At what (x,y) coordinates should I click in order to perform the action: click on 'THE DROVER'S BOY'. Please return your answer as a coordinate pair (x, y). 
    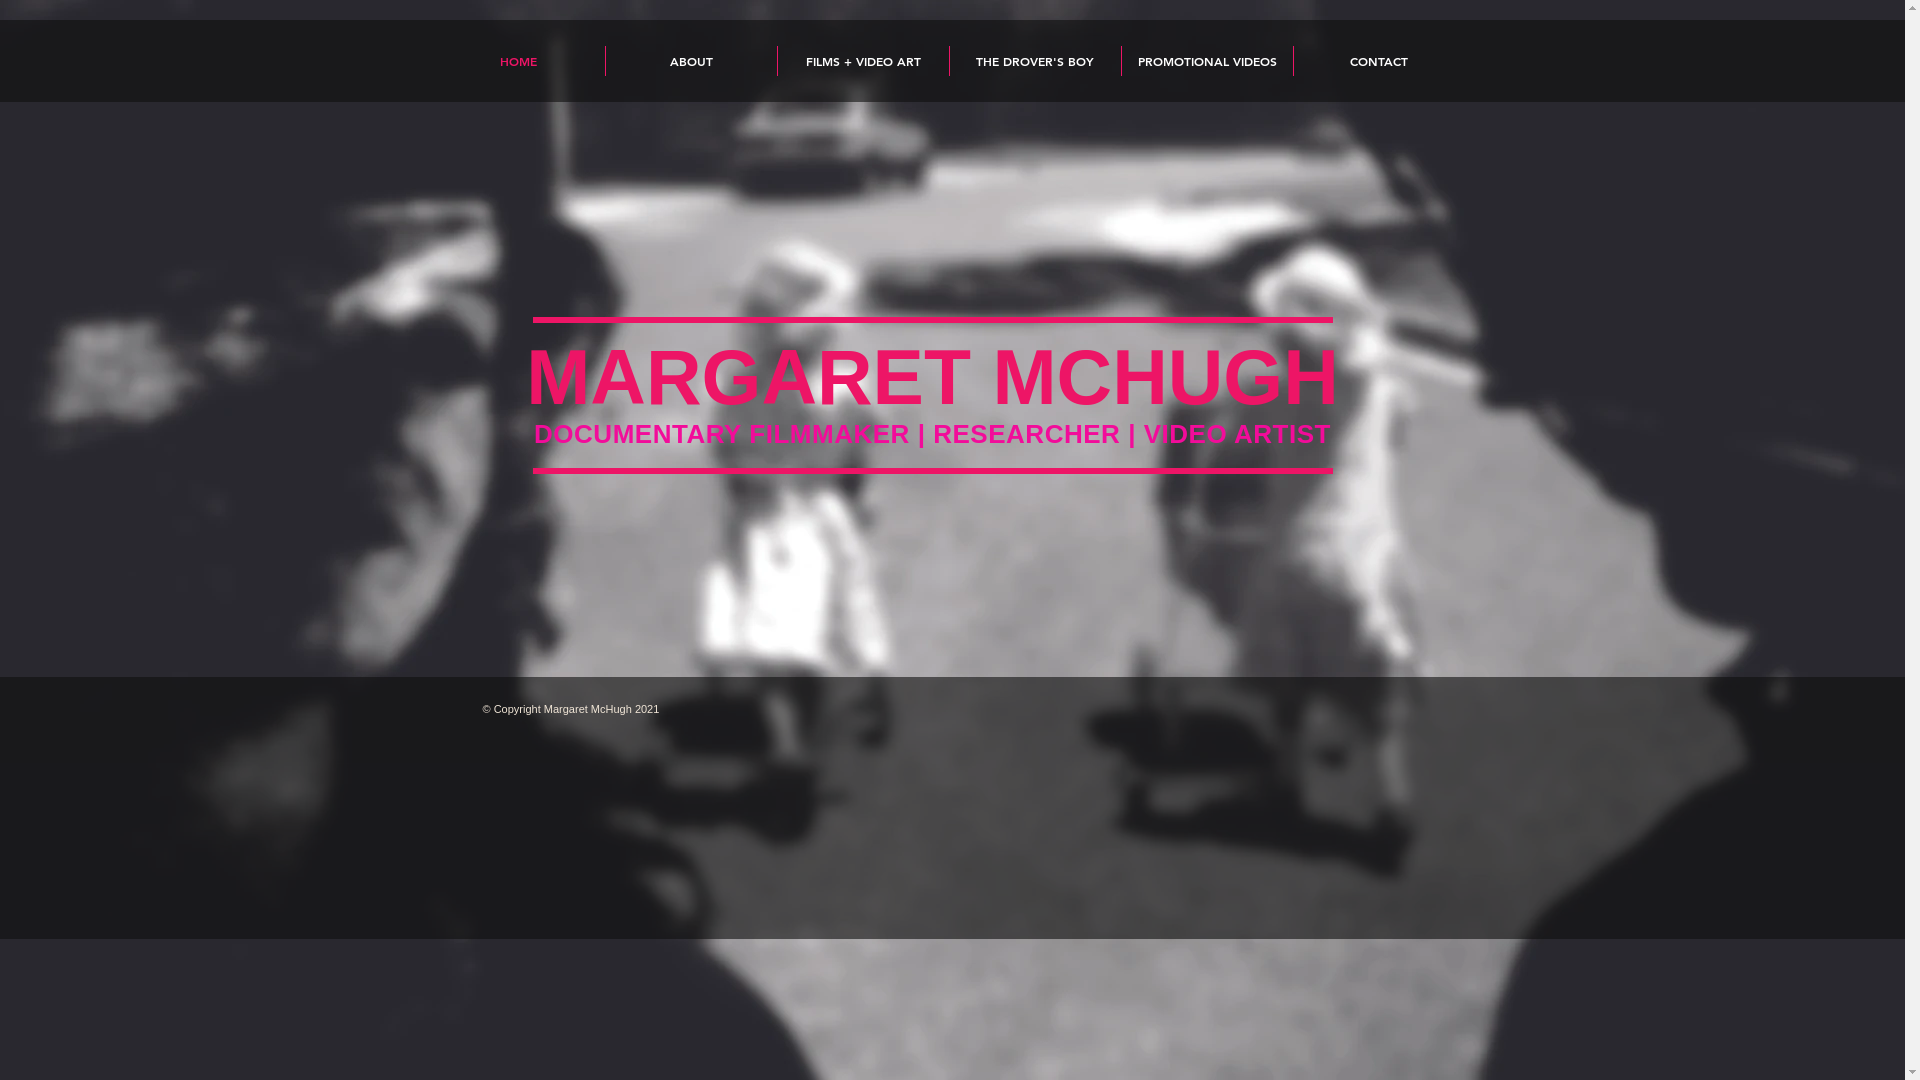
    Looking at the image, I should click on (949, 60).